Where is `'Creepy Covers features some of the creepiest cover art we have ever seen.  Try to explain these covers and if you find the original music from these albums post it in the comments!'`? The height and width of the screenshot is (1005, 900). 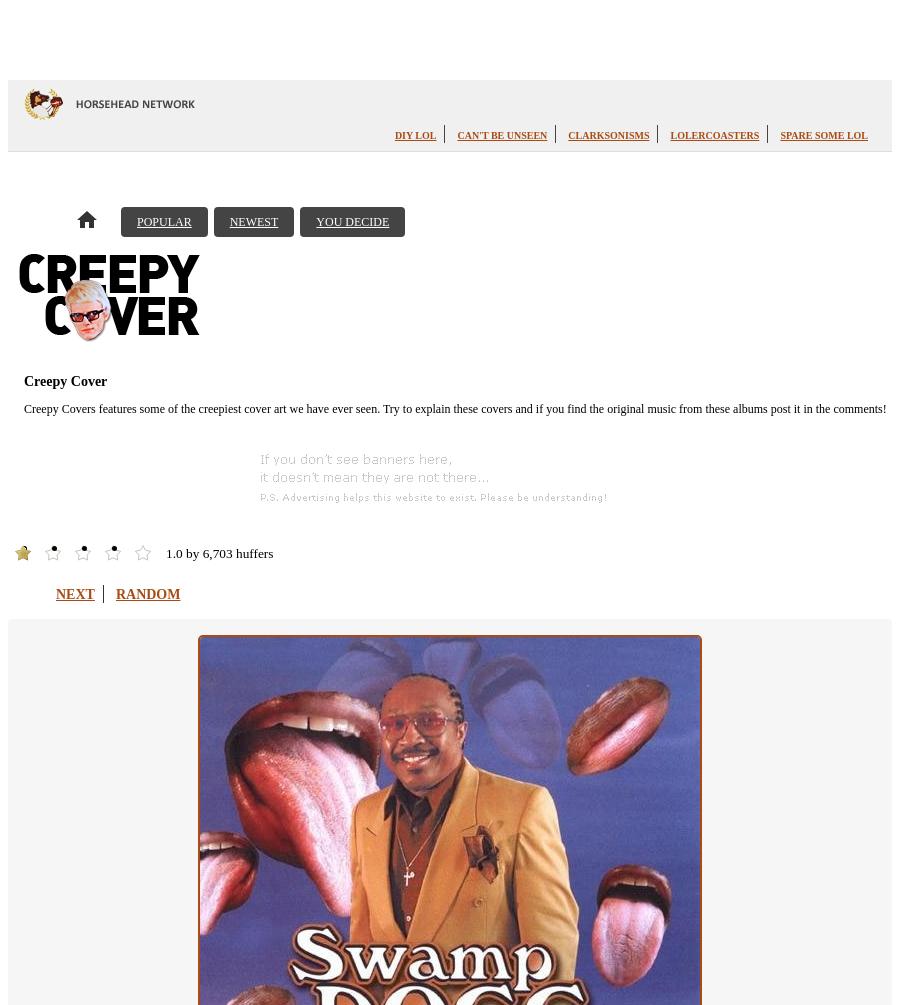
'Creepy Covers features some of the creepiest cover art we have ever seen.  Try to explain these covers and if you find the original music from these albums post it in the comments!' is located at coordinates (454, 408).